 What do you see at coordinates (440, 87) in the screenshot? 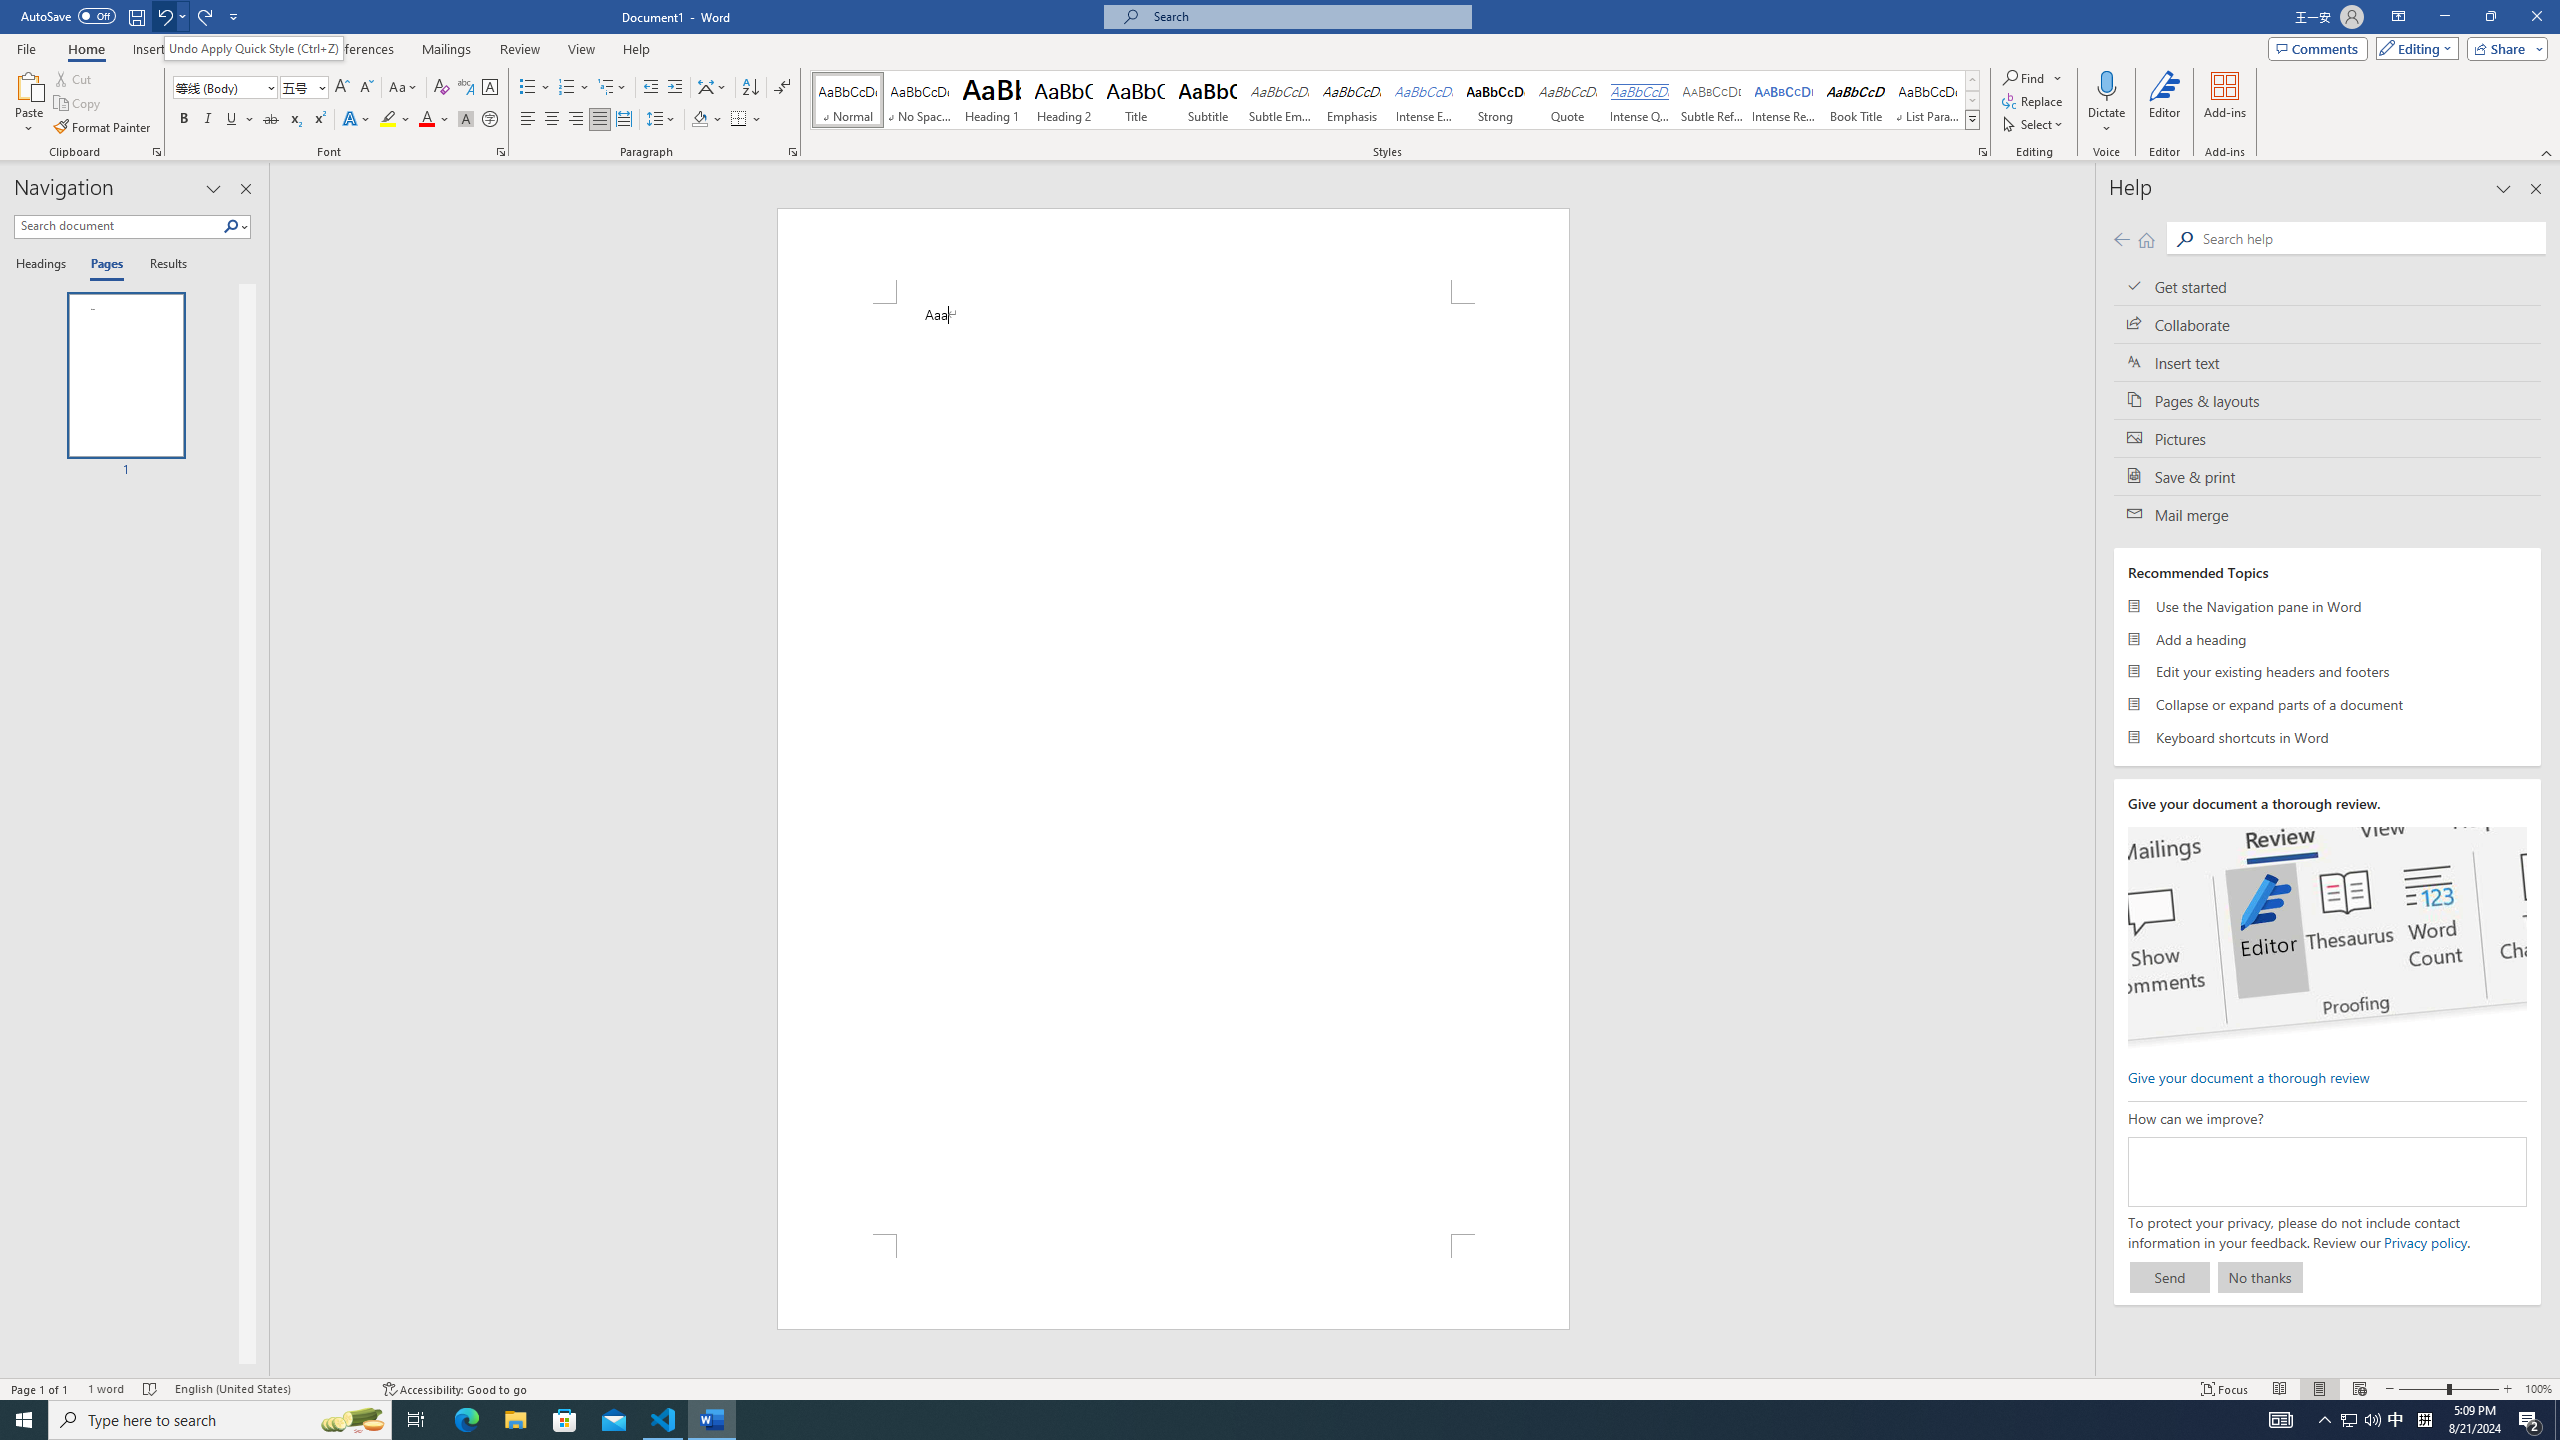
I see `'Clear Formatting'` at bounding box center [440, 87].